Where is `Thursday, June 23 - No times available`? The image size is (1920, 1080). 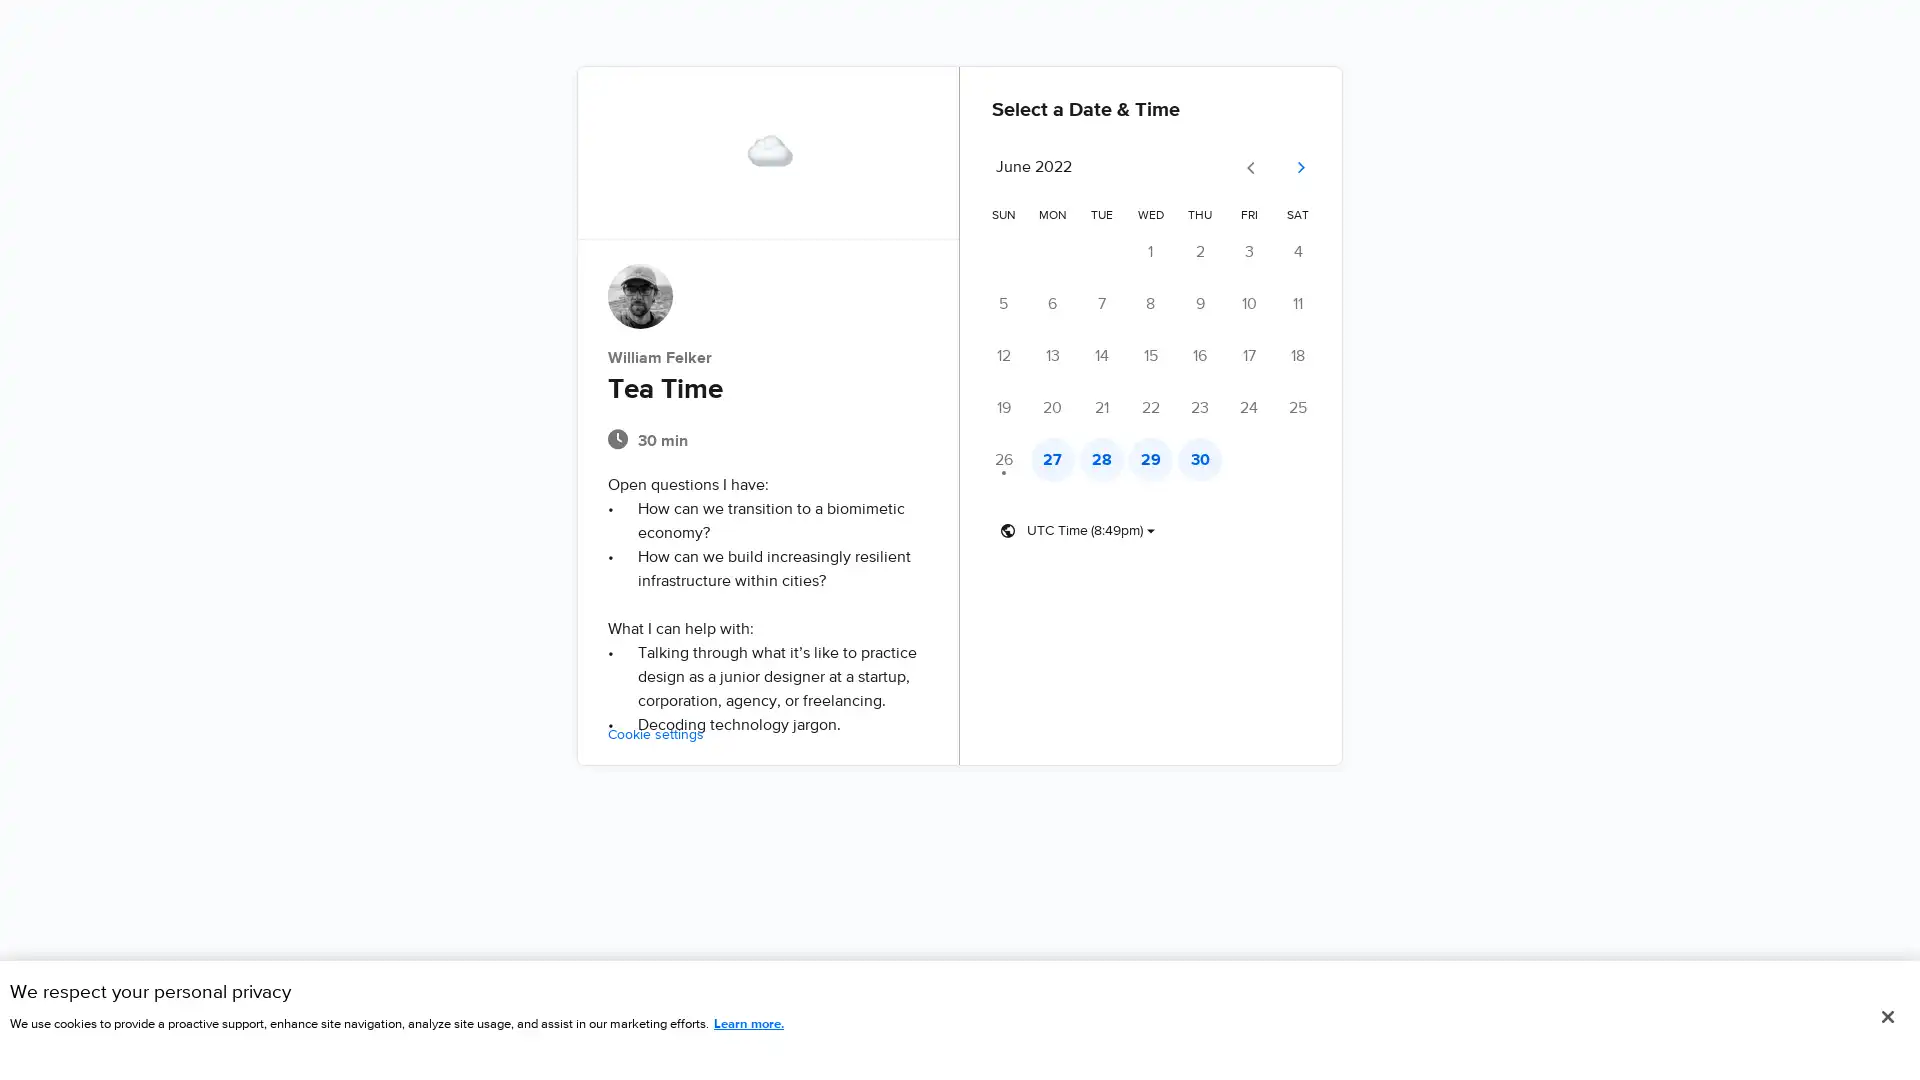 Thursday, June 23 - No times available is located at coordinates (1209, 407).